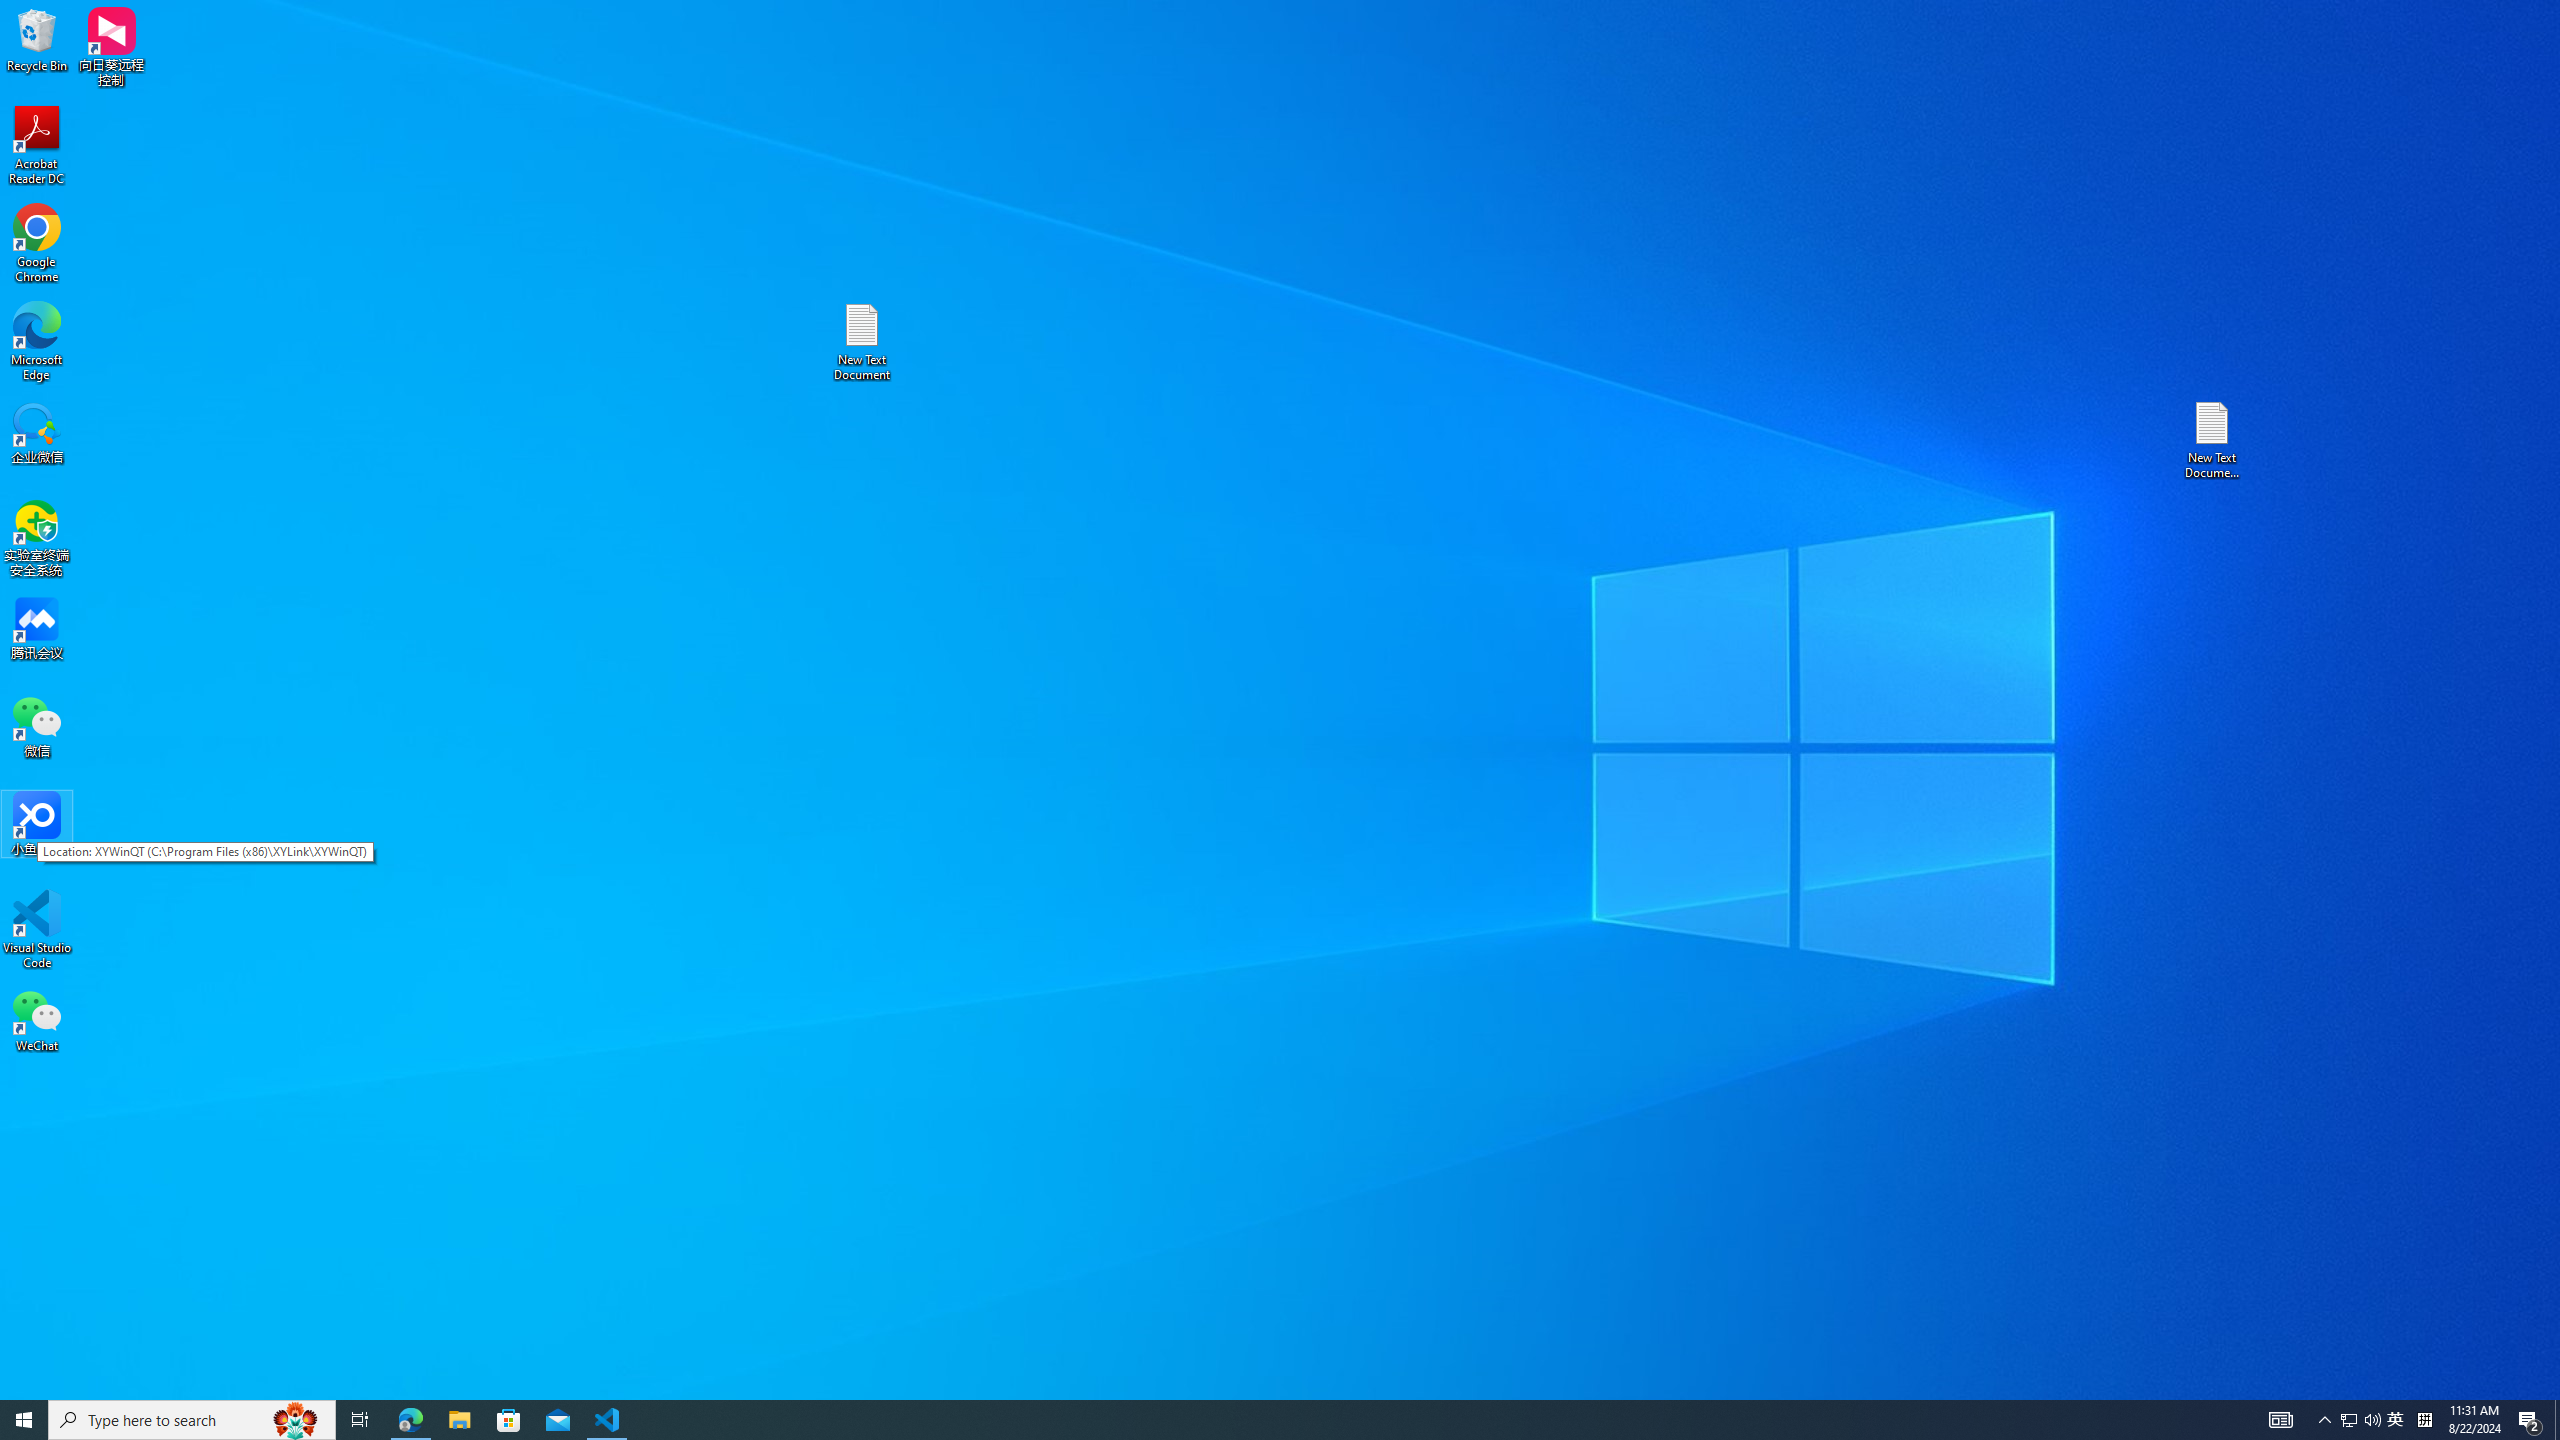 The image size is (2560, 1440). What do you see at coordinates (36, 38) in the screenshot?
I see `'Recycle Bin'` at bounding box center [36, 38].